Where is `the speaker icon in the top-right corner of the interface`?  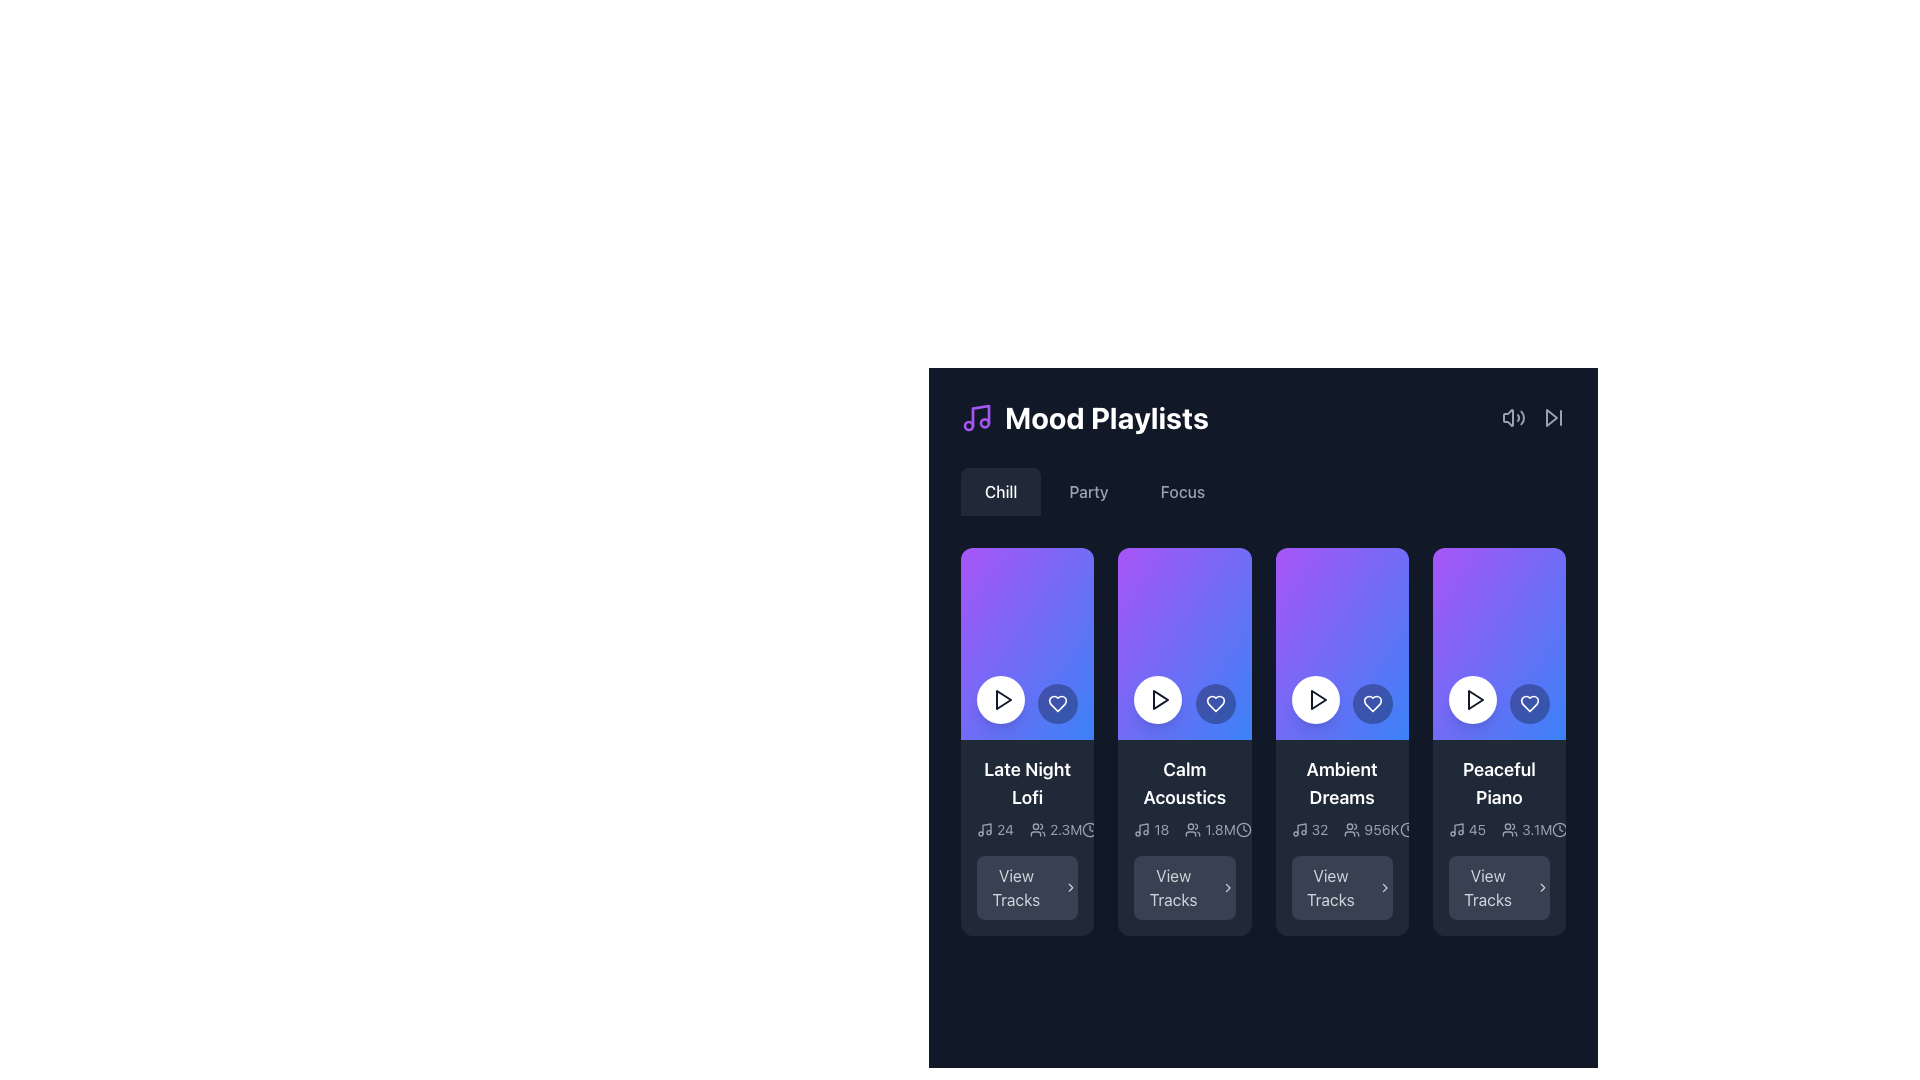
the speaker icon in the top-right corner of the interface is located at coordinates (1513, 416).